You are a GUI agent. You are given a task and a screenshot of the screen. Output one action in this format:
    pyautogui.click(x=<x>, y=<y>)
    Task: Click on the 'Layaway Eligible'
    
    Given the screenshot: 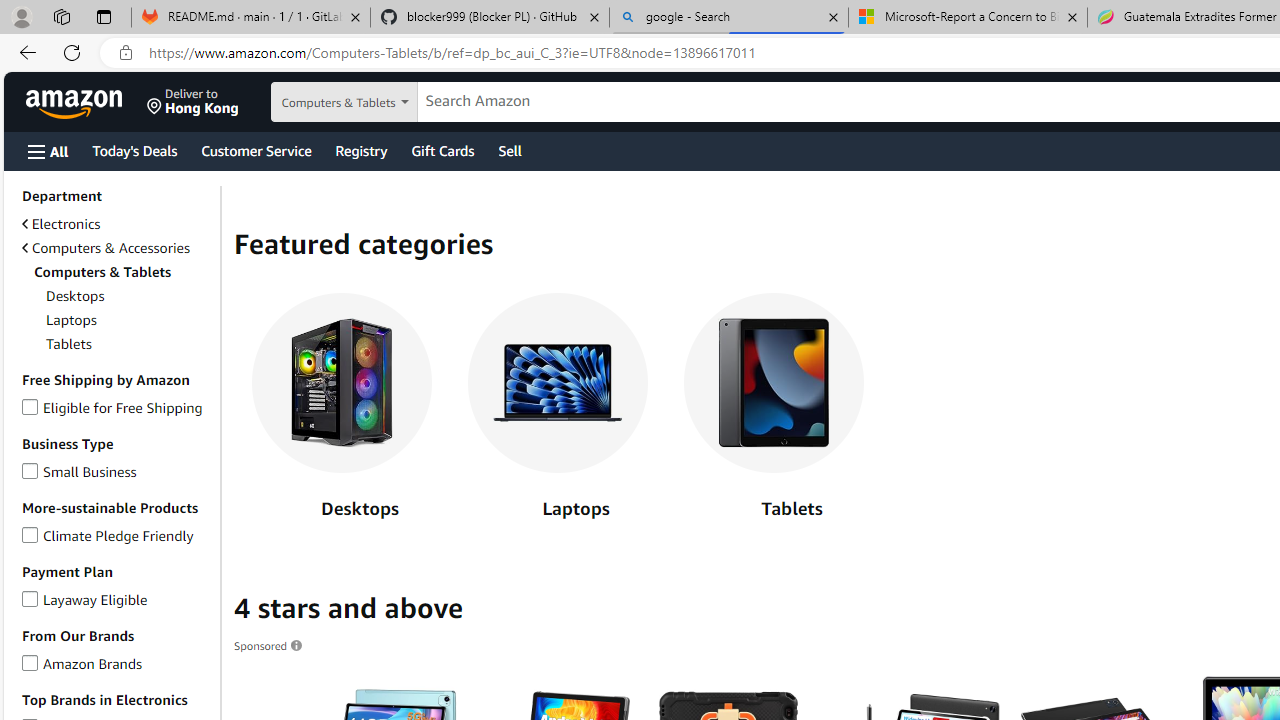 What is the action you would take?
    pyautogui.click(x=30, y=595)
    